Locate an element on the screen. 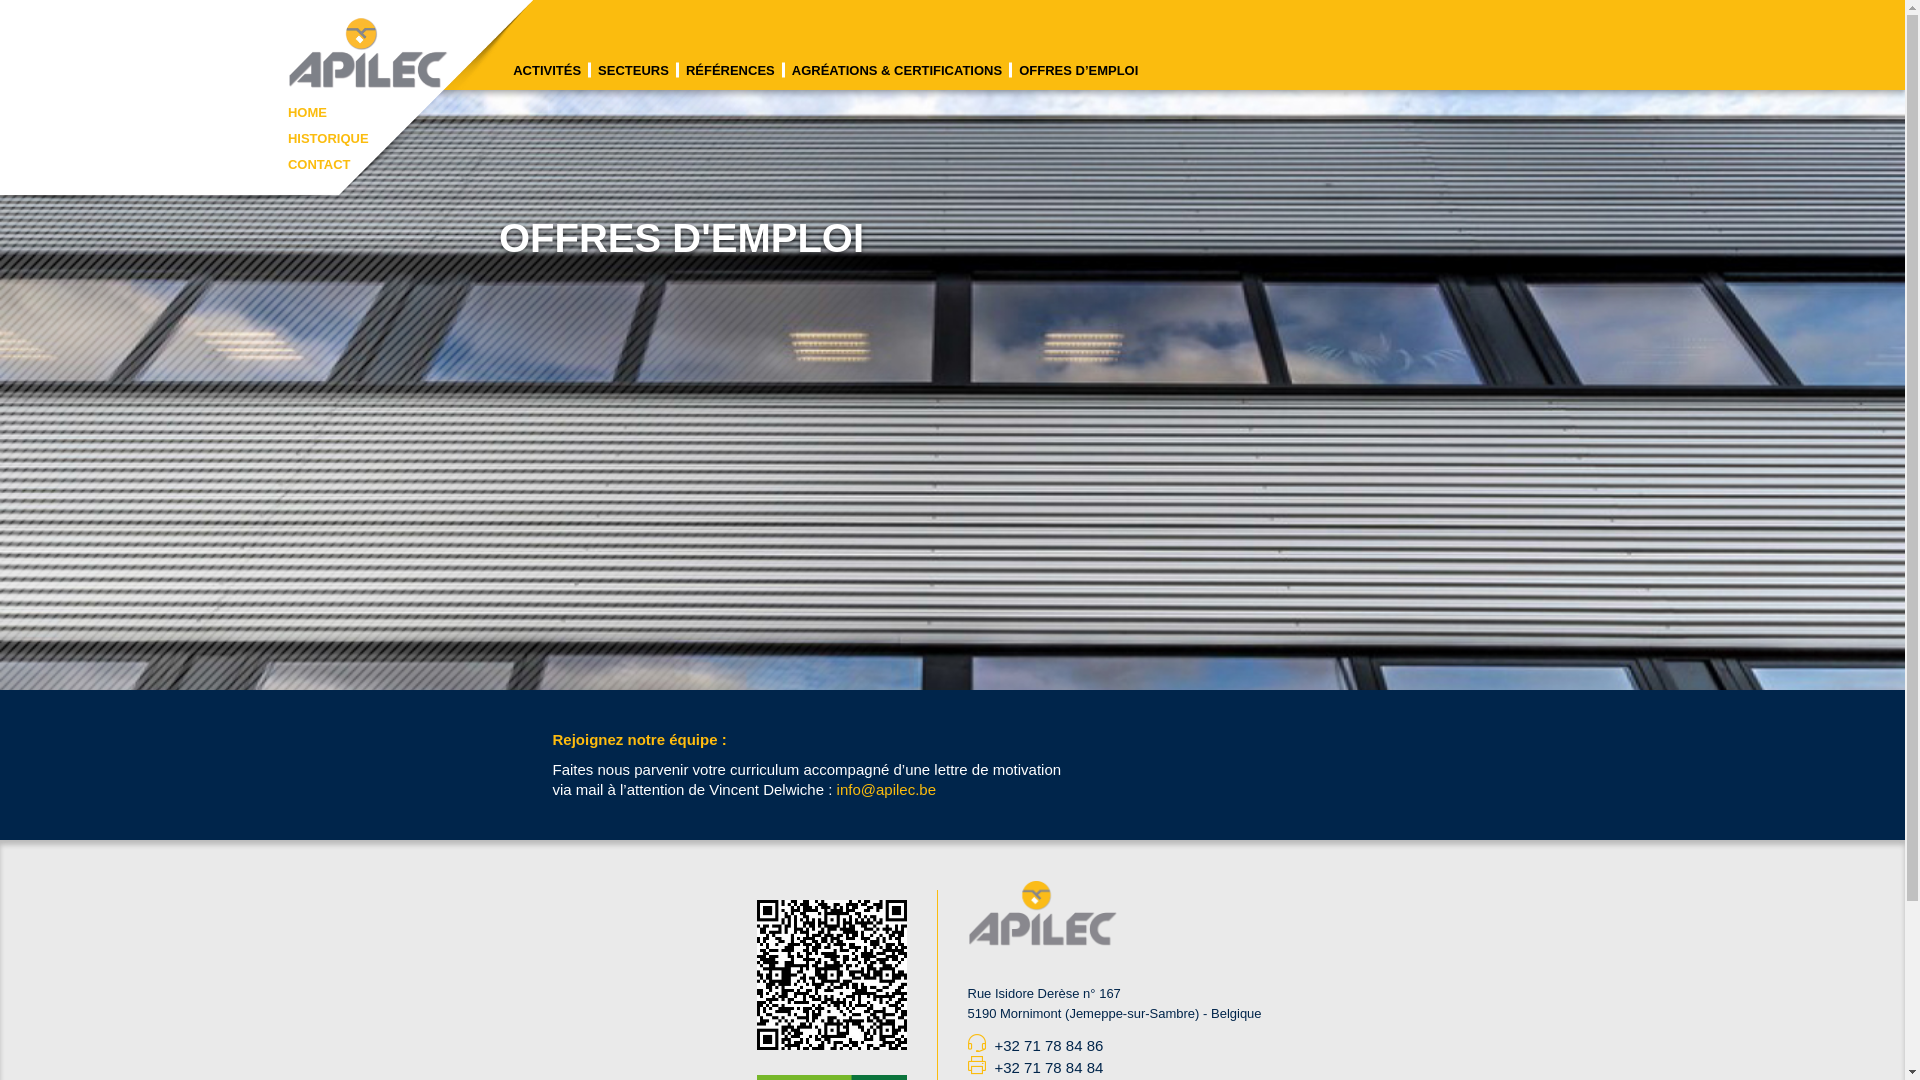 Image resolution: width=1920 pixels, height=1080 pixels. 'HOME' is located at coordinates (306, 112).